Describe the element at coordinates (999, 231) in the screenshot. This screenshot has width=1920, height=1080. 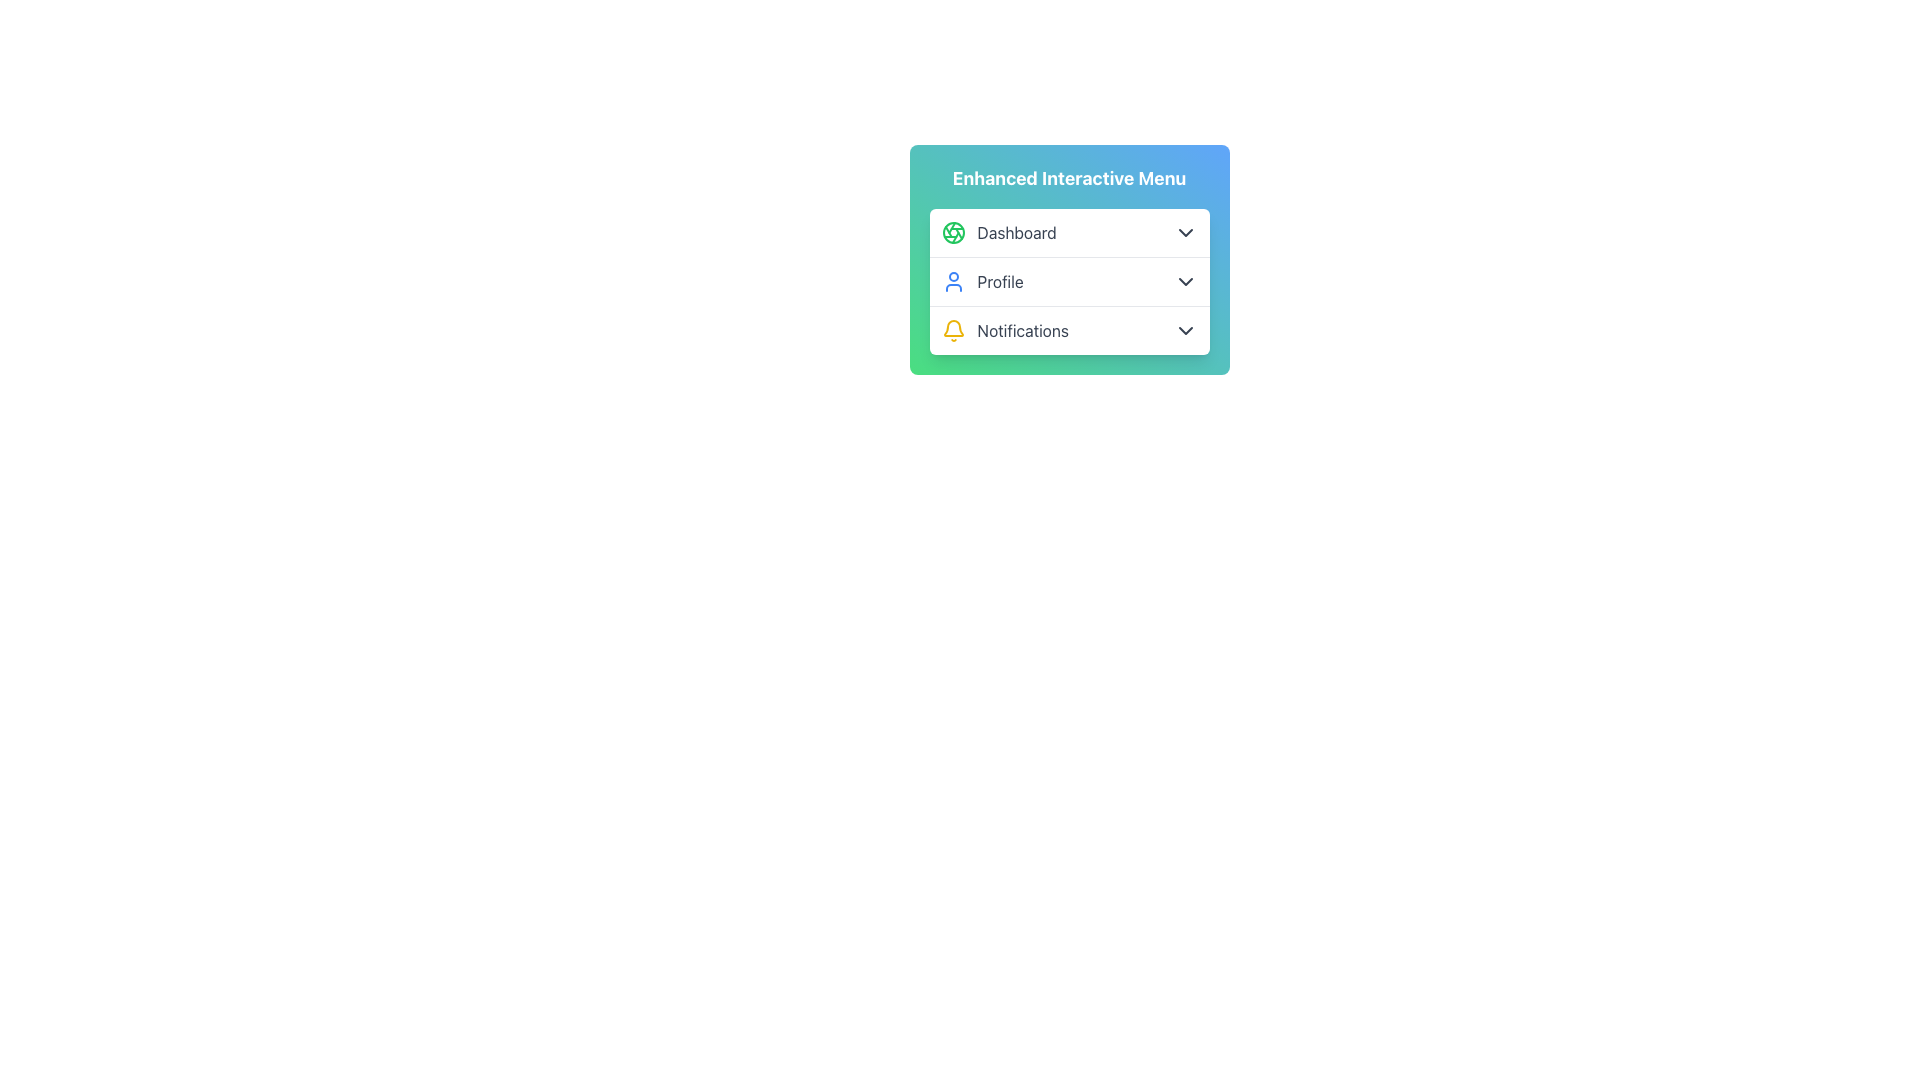
I see `the 'Dashboard' navigation link, which is represented by a green circular icon and bold text` at that location.